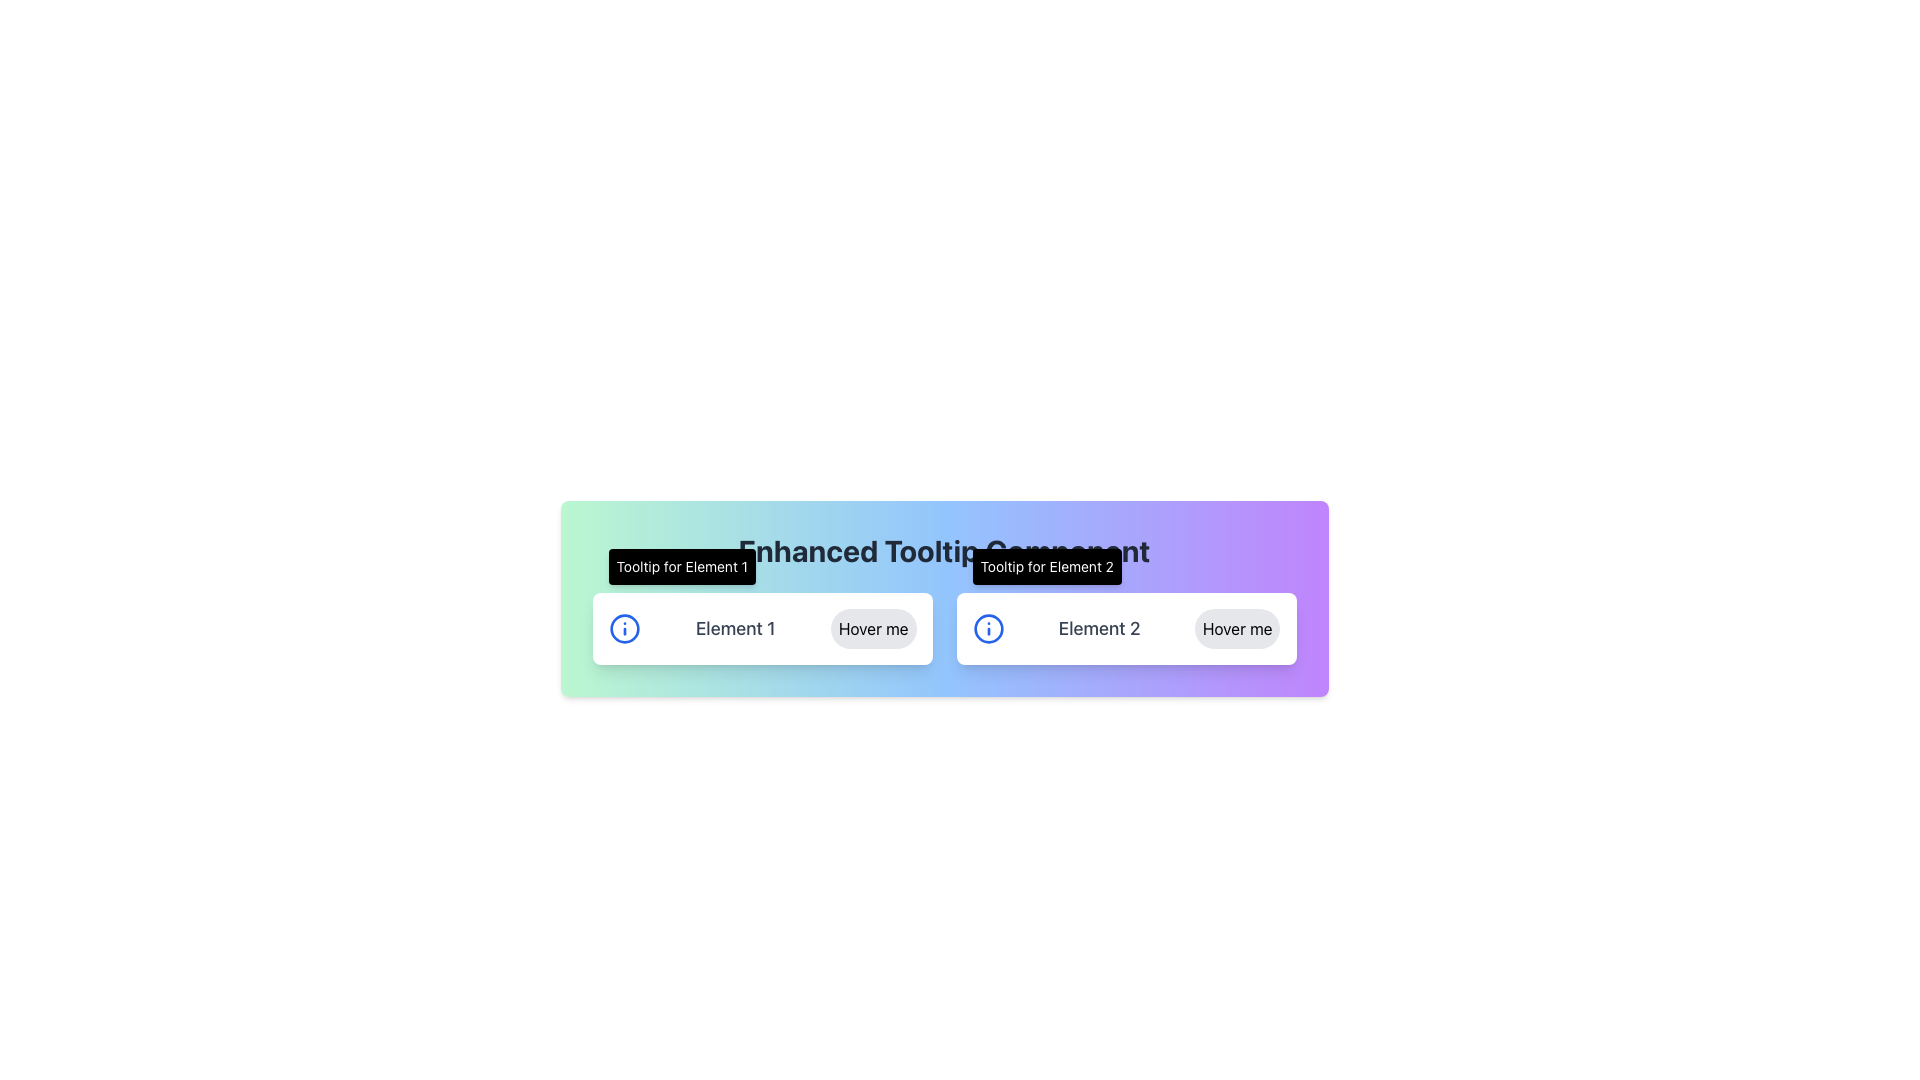  Describe the element at coordinates (623, 627) in the screenshot. I see `the decorative part of the blue information icon, which is the second icon in a row of icons` at that location.